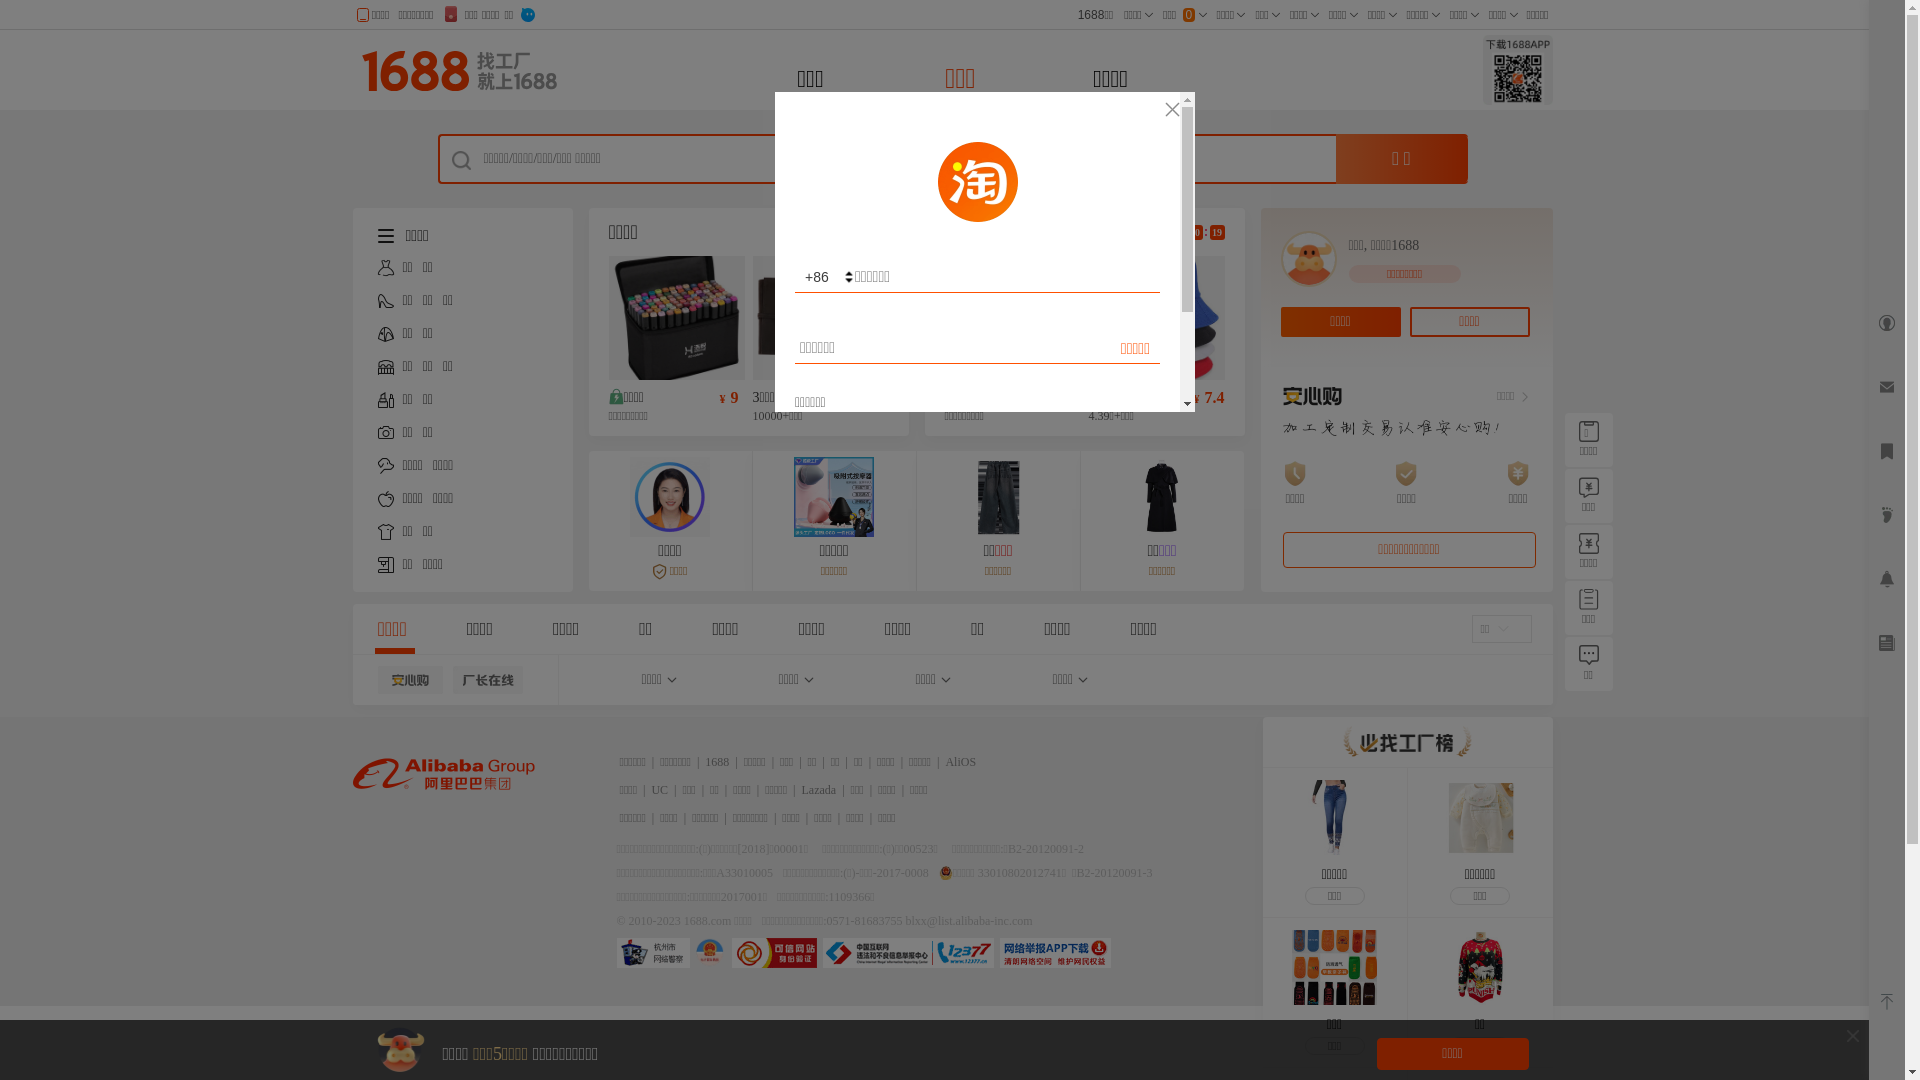  Describe the element at coordinates (960, 762) in the screenshot. I see `'AliOS'` at that location.